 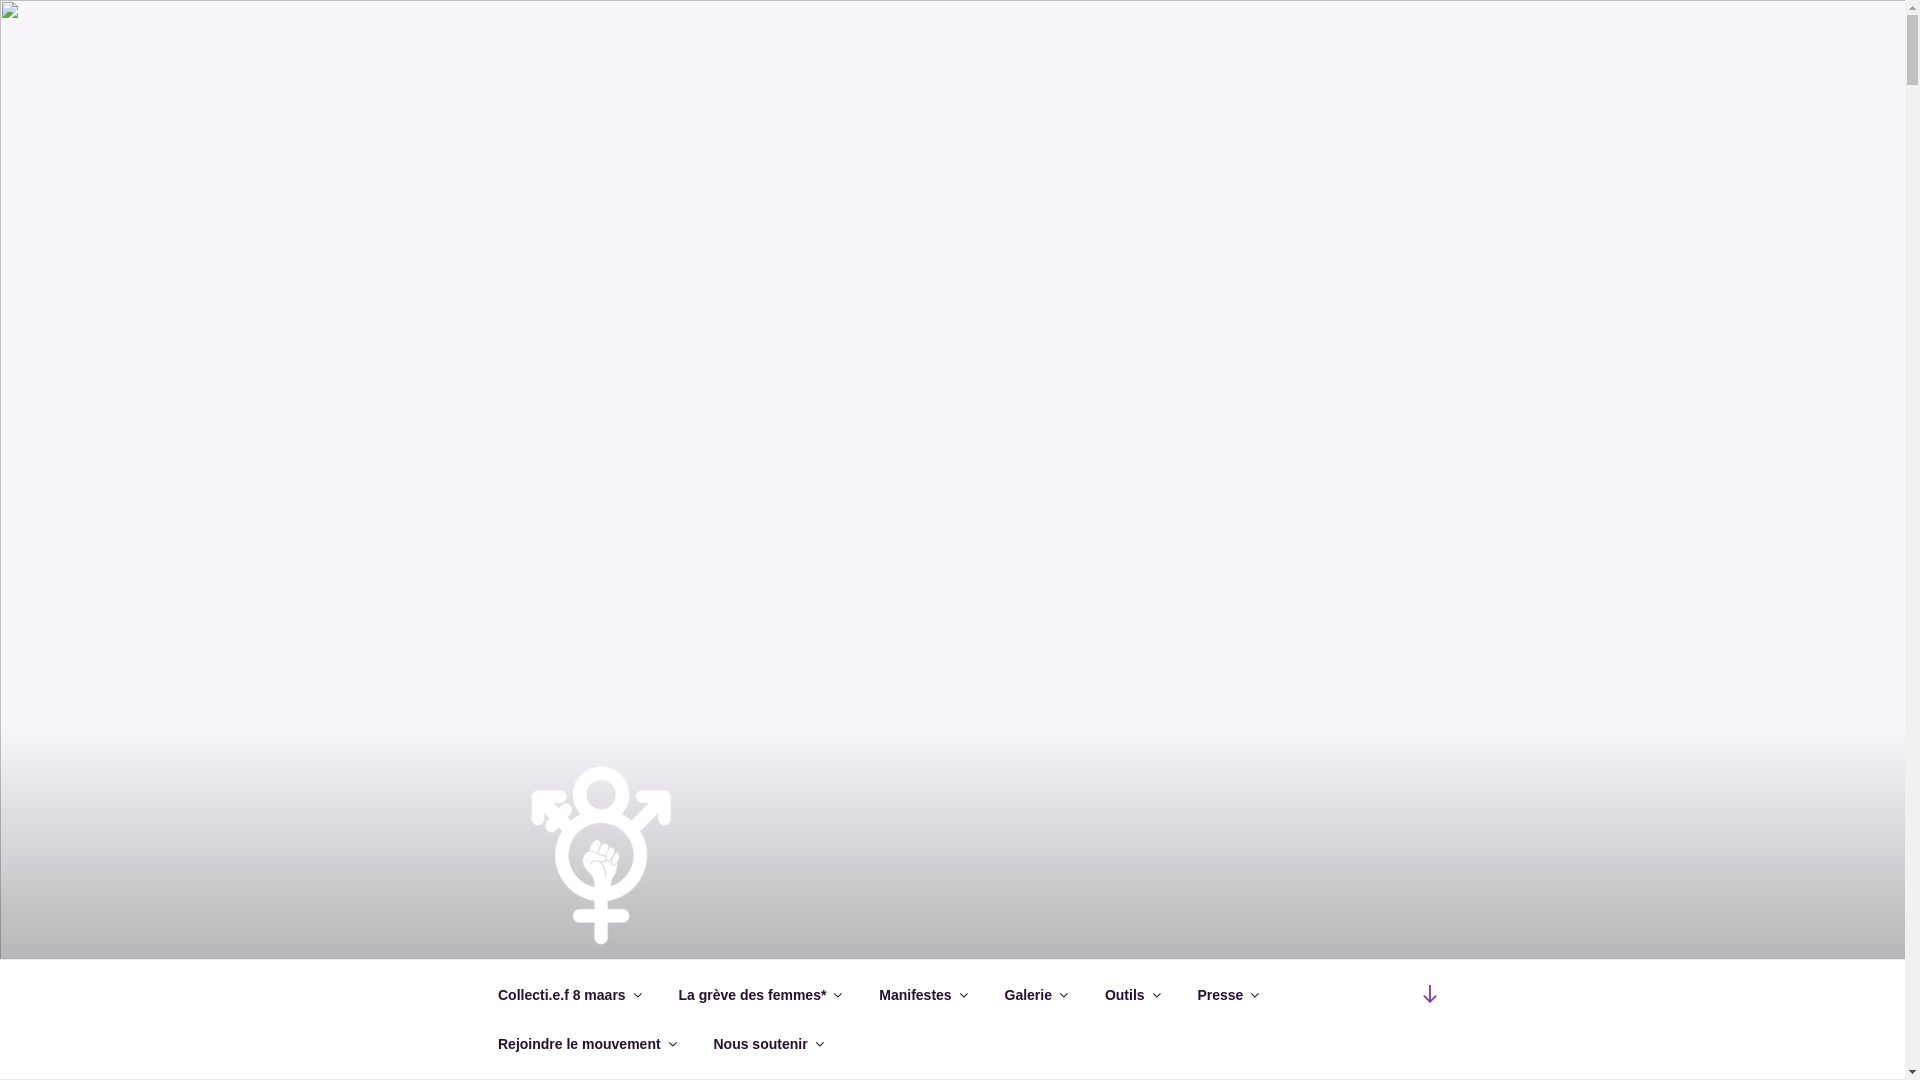 What do you see at coordinates (987, 994) in the screenshot?
I see `'Galerie'` at bounding box center [987, 994].